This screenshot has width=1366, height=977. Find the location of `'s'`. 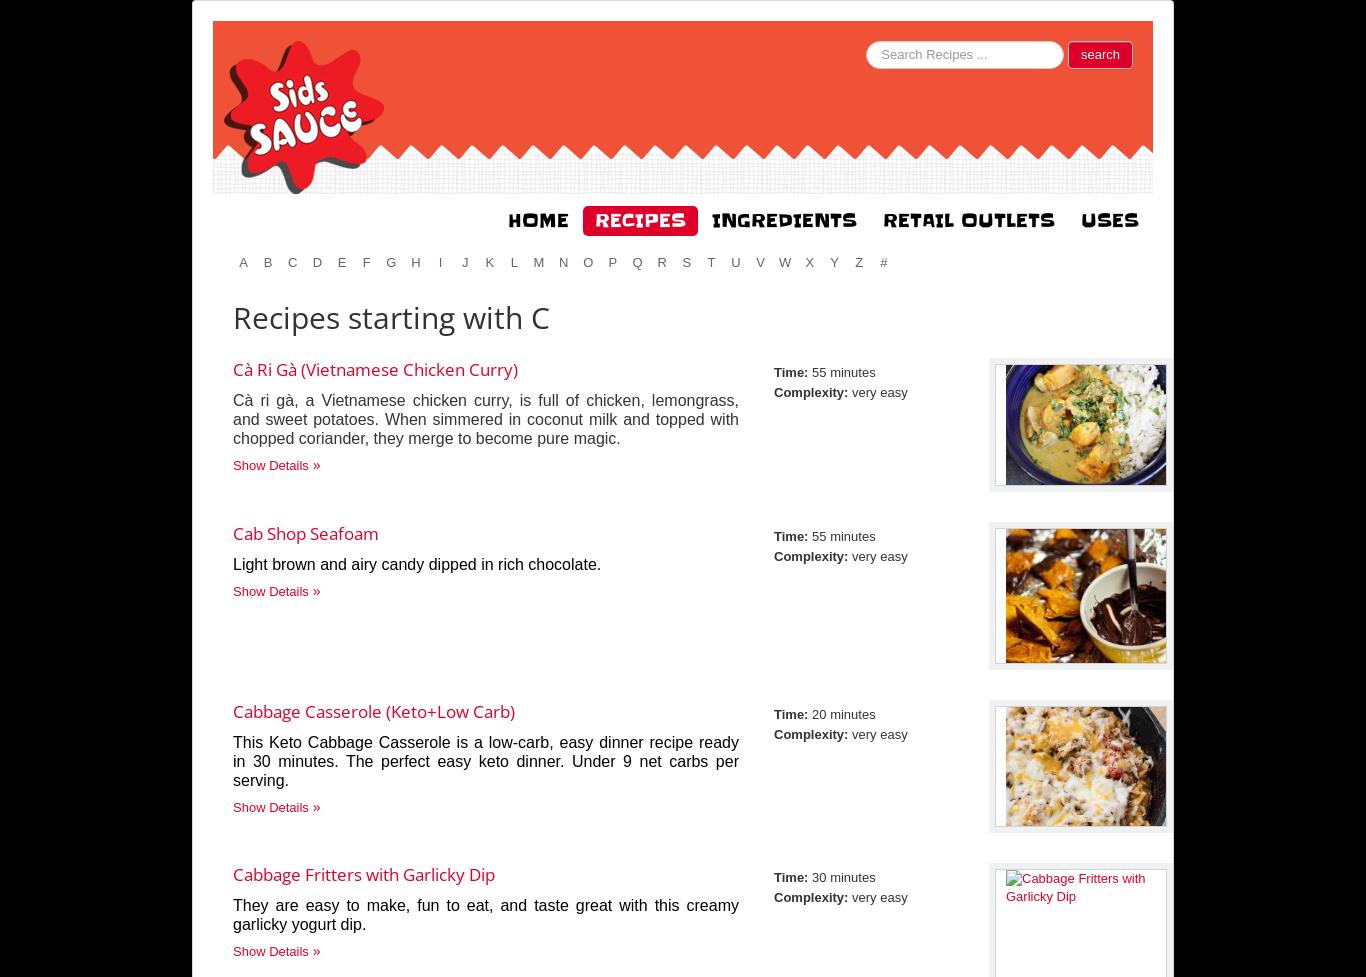

's' is located at coordinates (686, 261).